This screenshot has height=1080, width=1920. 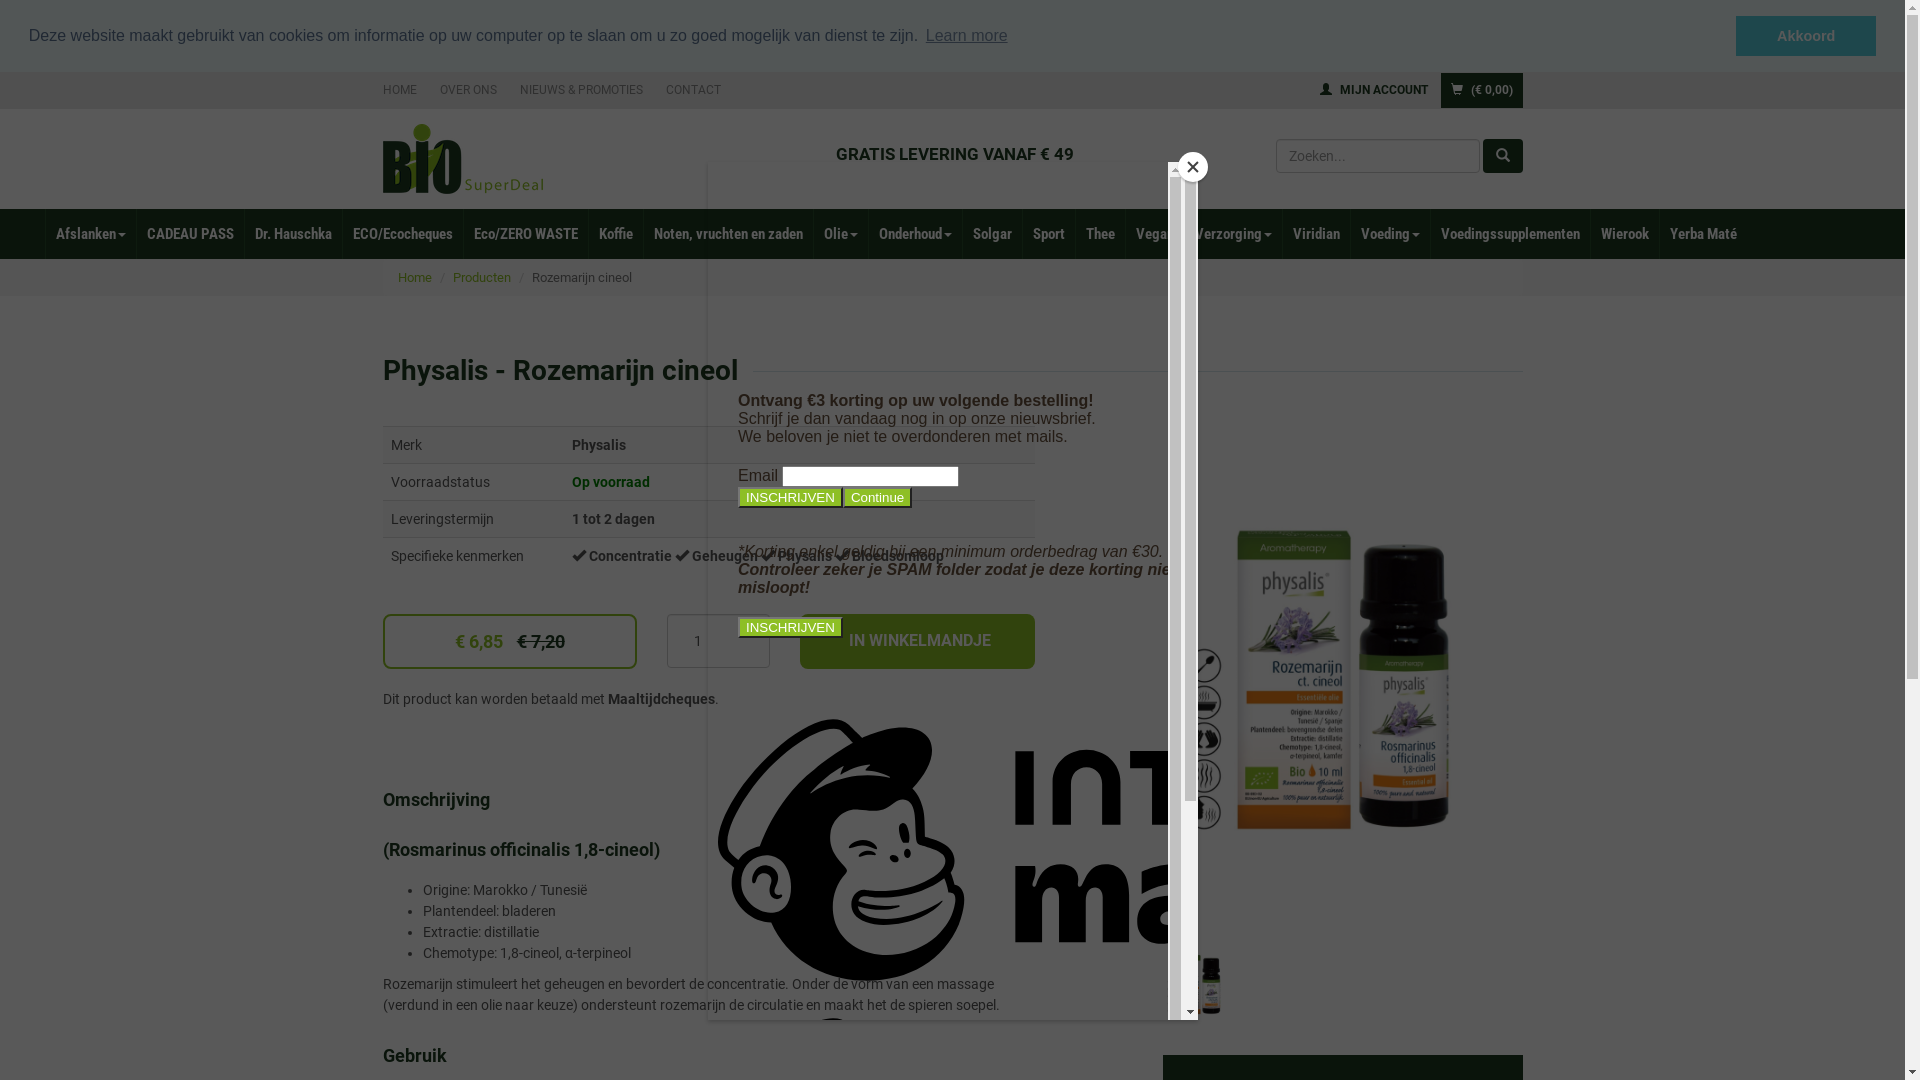 What do you see at coordinates (44, 231) in the screenshot?
I see `'Afslanken'` at bounding box center [44, 231].